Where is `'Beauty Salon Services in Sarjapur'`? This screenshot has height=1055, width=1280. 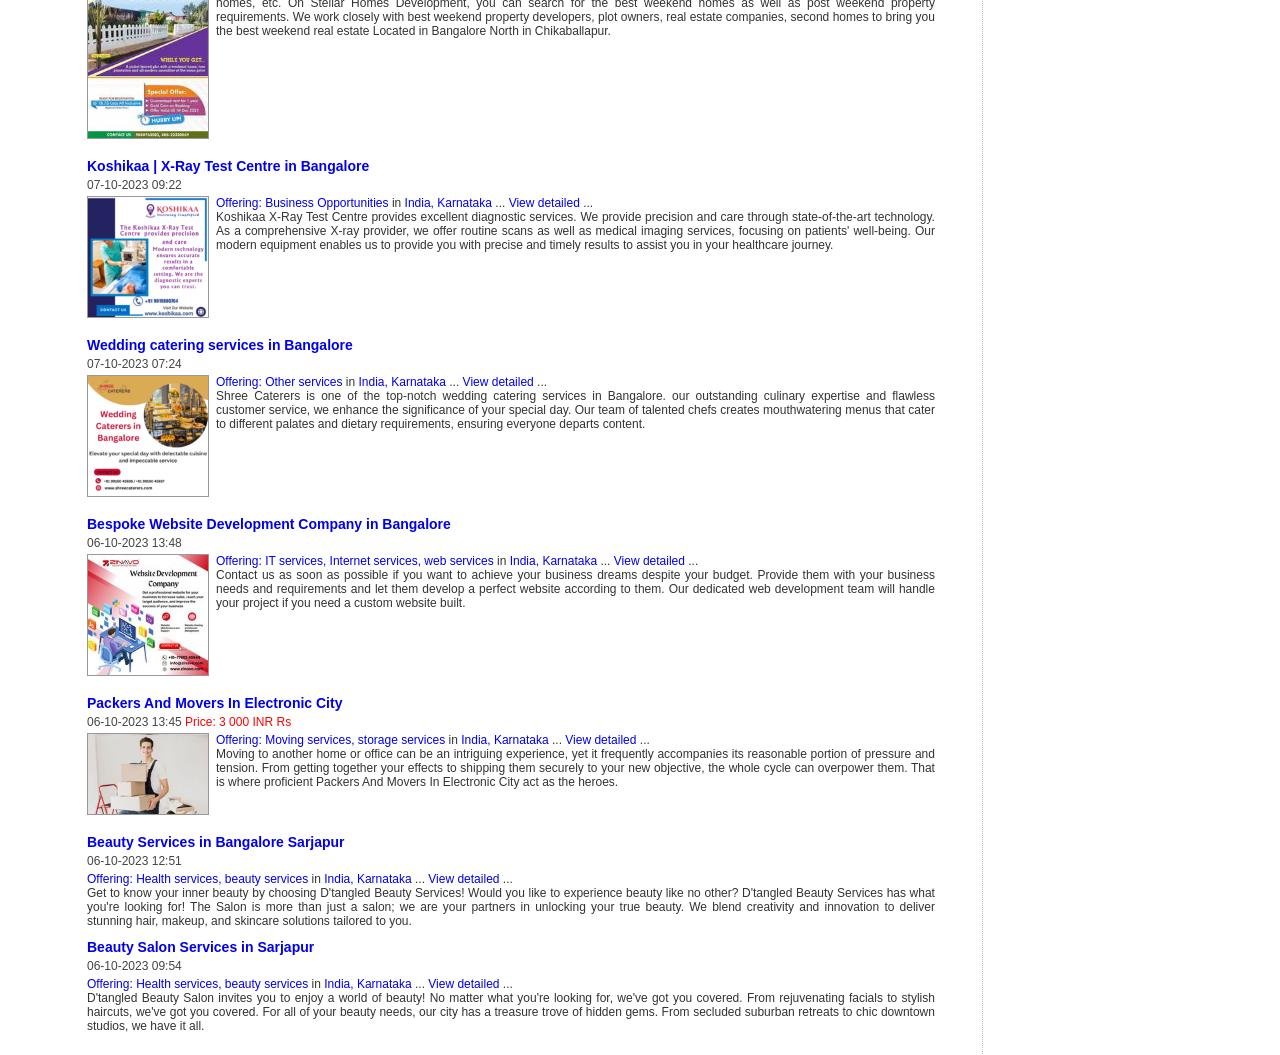
'Beauty Salon Services in Sarjapur' is located at coordinates (86, 946).